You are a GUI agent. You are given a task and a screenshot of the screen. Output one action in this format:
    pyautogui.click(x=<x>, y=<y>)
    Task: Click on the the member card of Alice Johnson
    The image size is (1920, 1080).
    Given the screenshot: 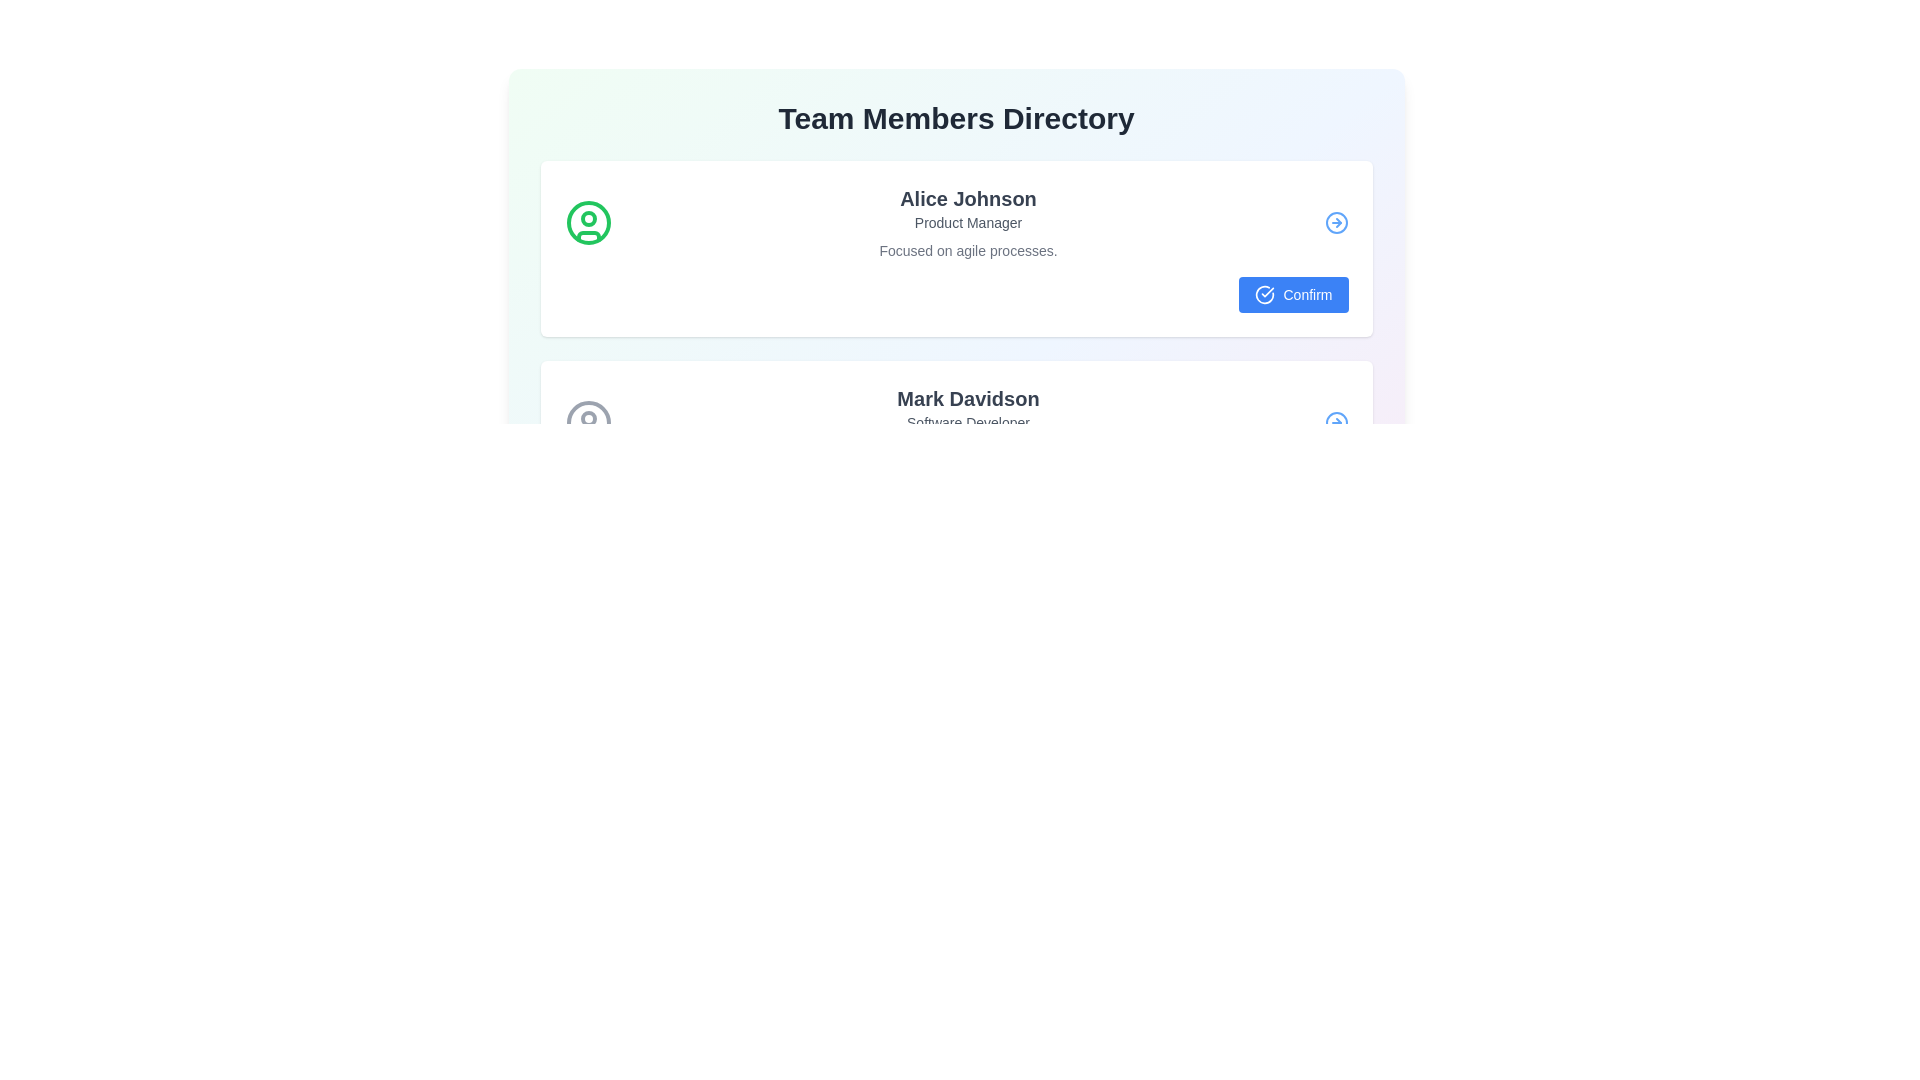 What is the action you would take?
    pyautogui.click(x=955, y=248)
    